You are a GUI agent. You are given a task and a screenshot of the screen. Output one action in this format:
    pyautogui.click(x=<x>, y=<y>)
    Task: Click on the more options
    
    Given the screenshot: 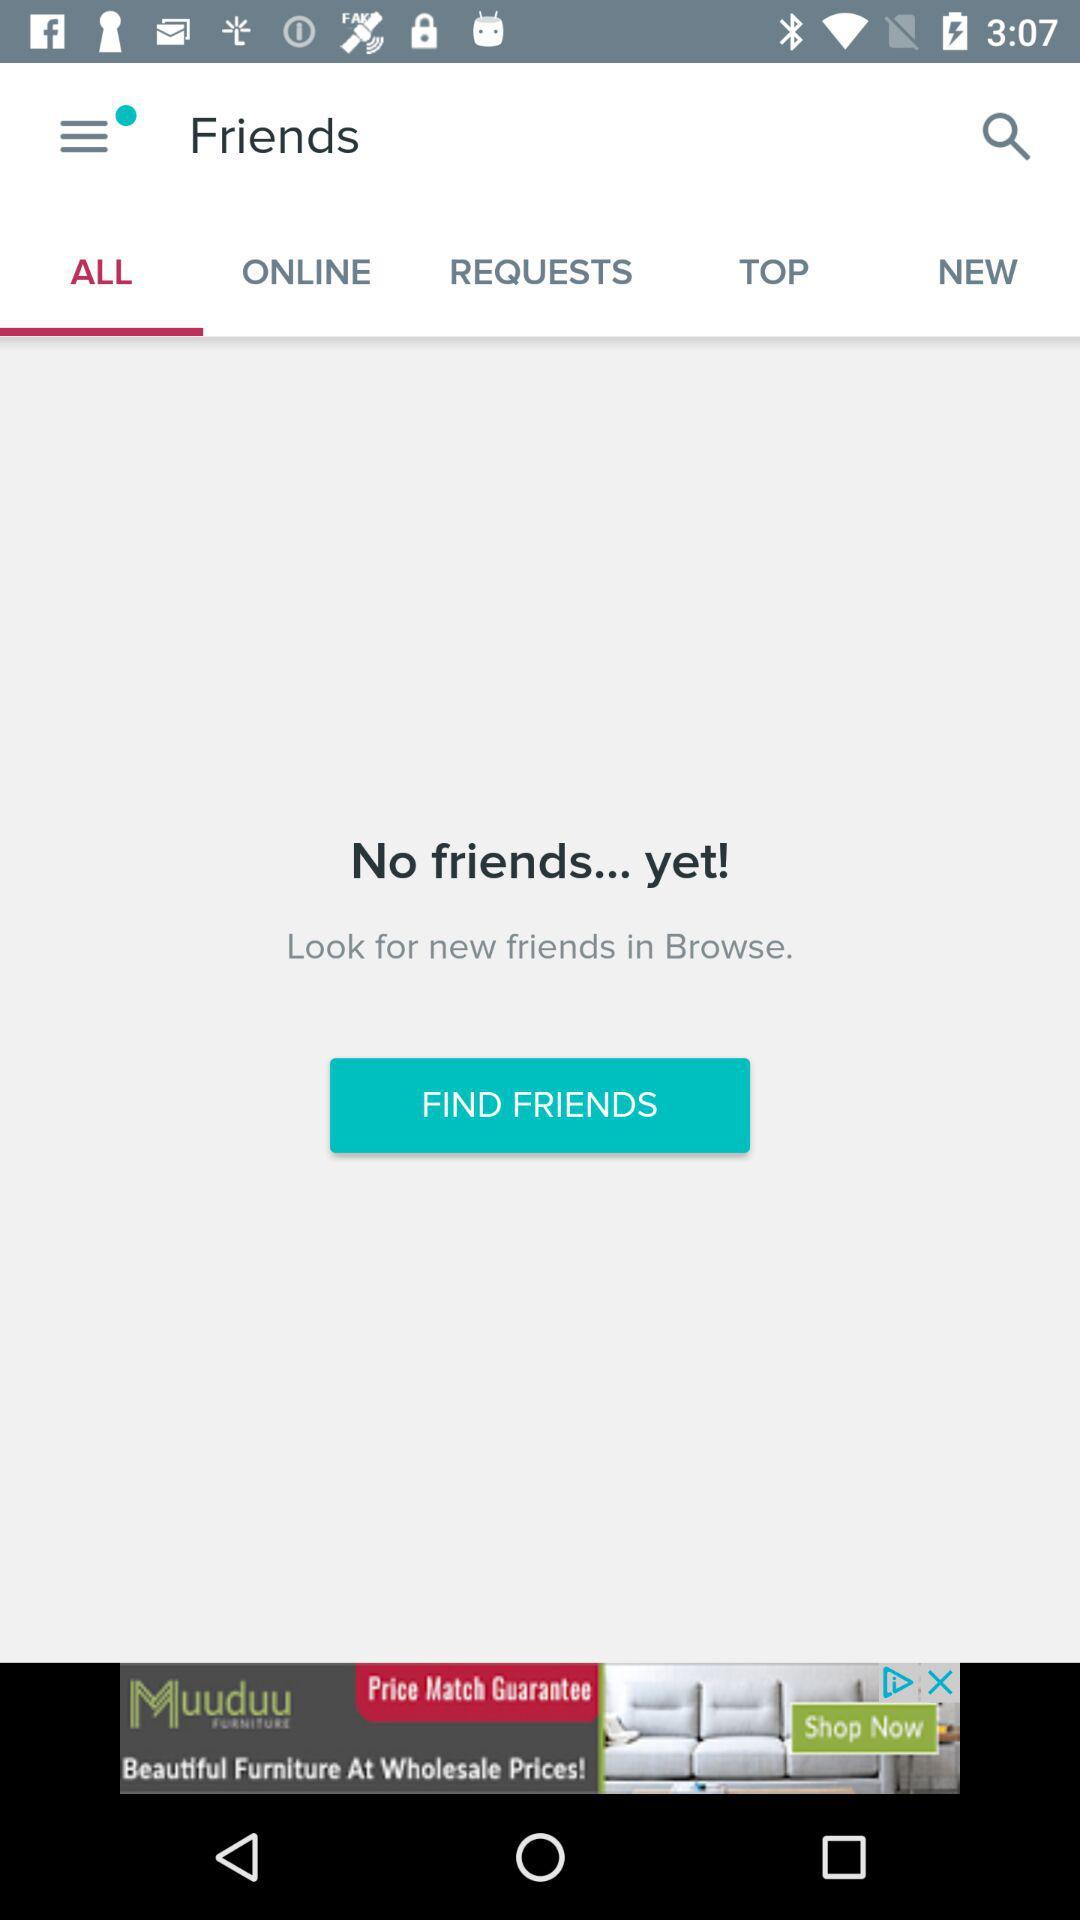 What is the action you would take?
    pyautogui.click(x=83, y=135)
    